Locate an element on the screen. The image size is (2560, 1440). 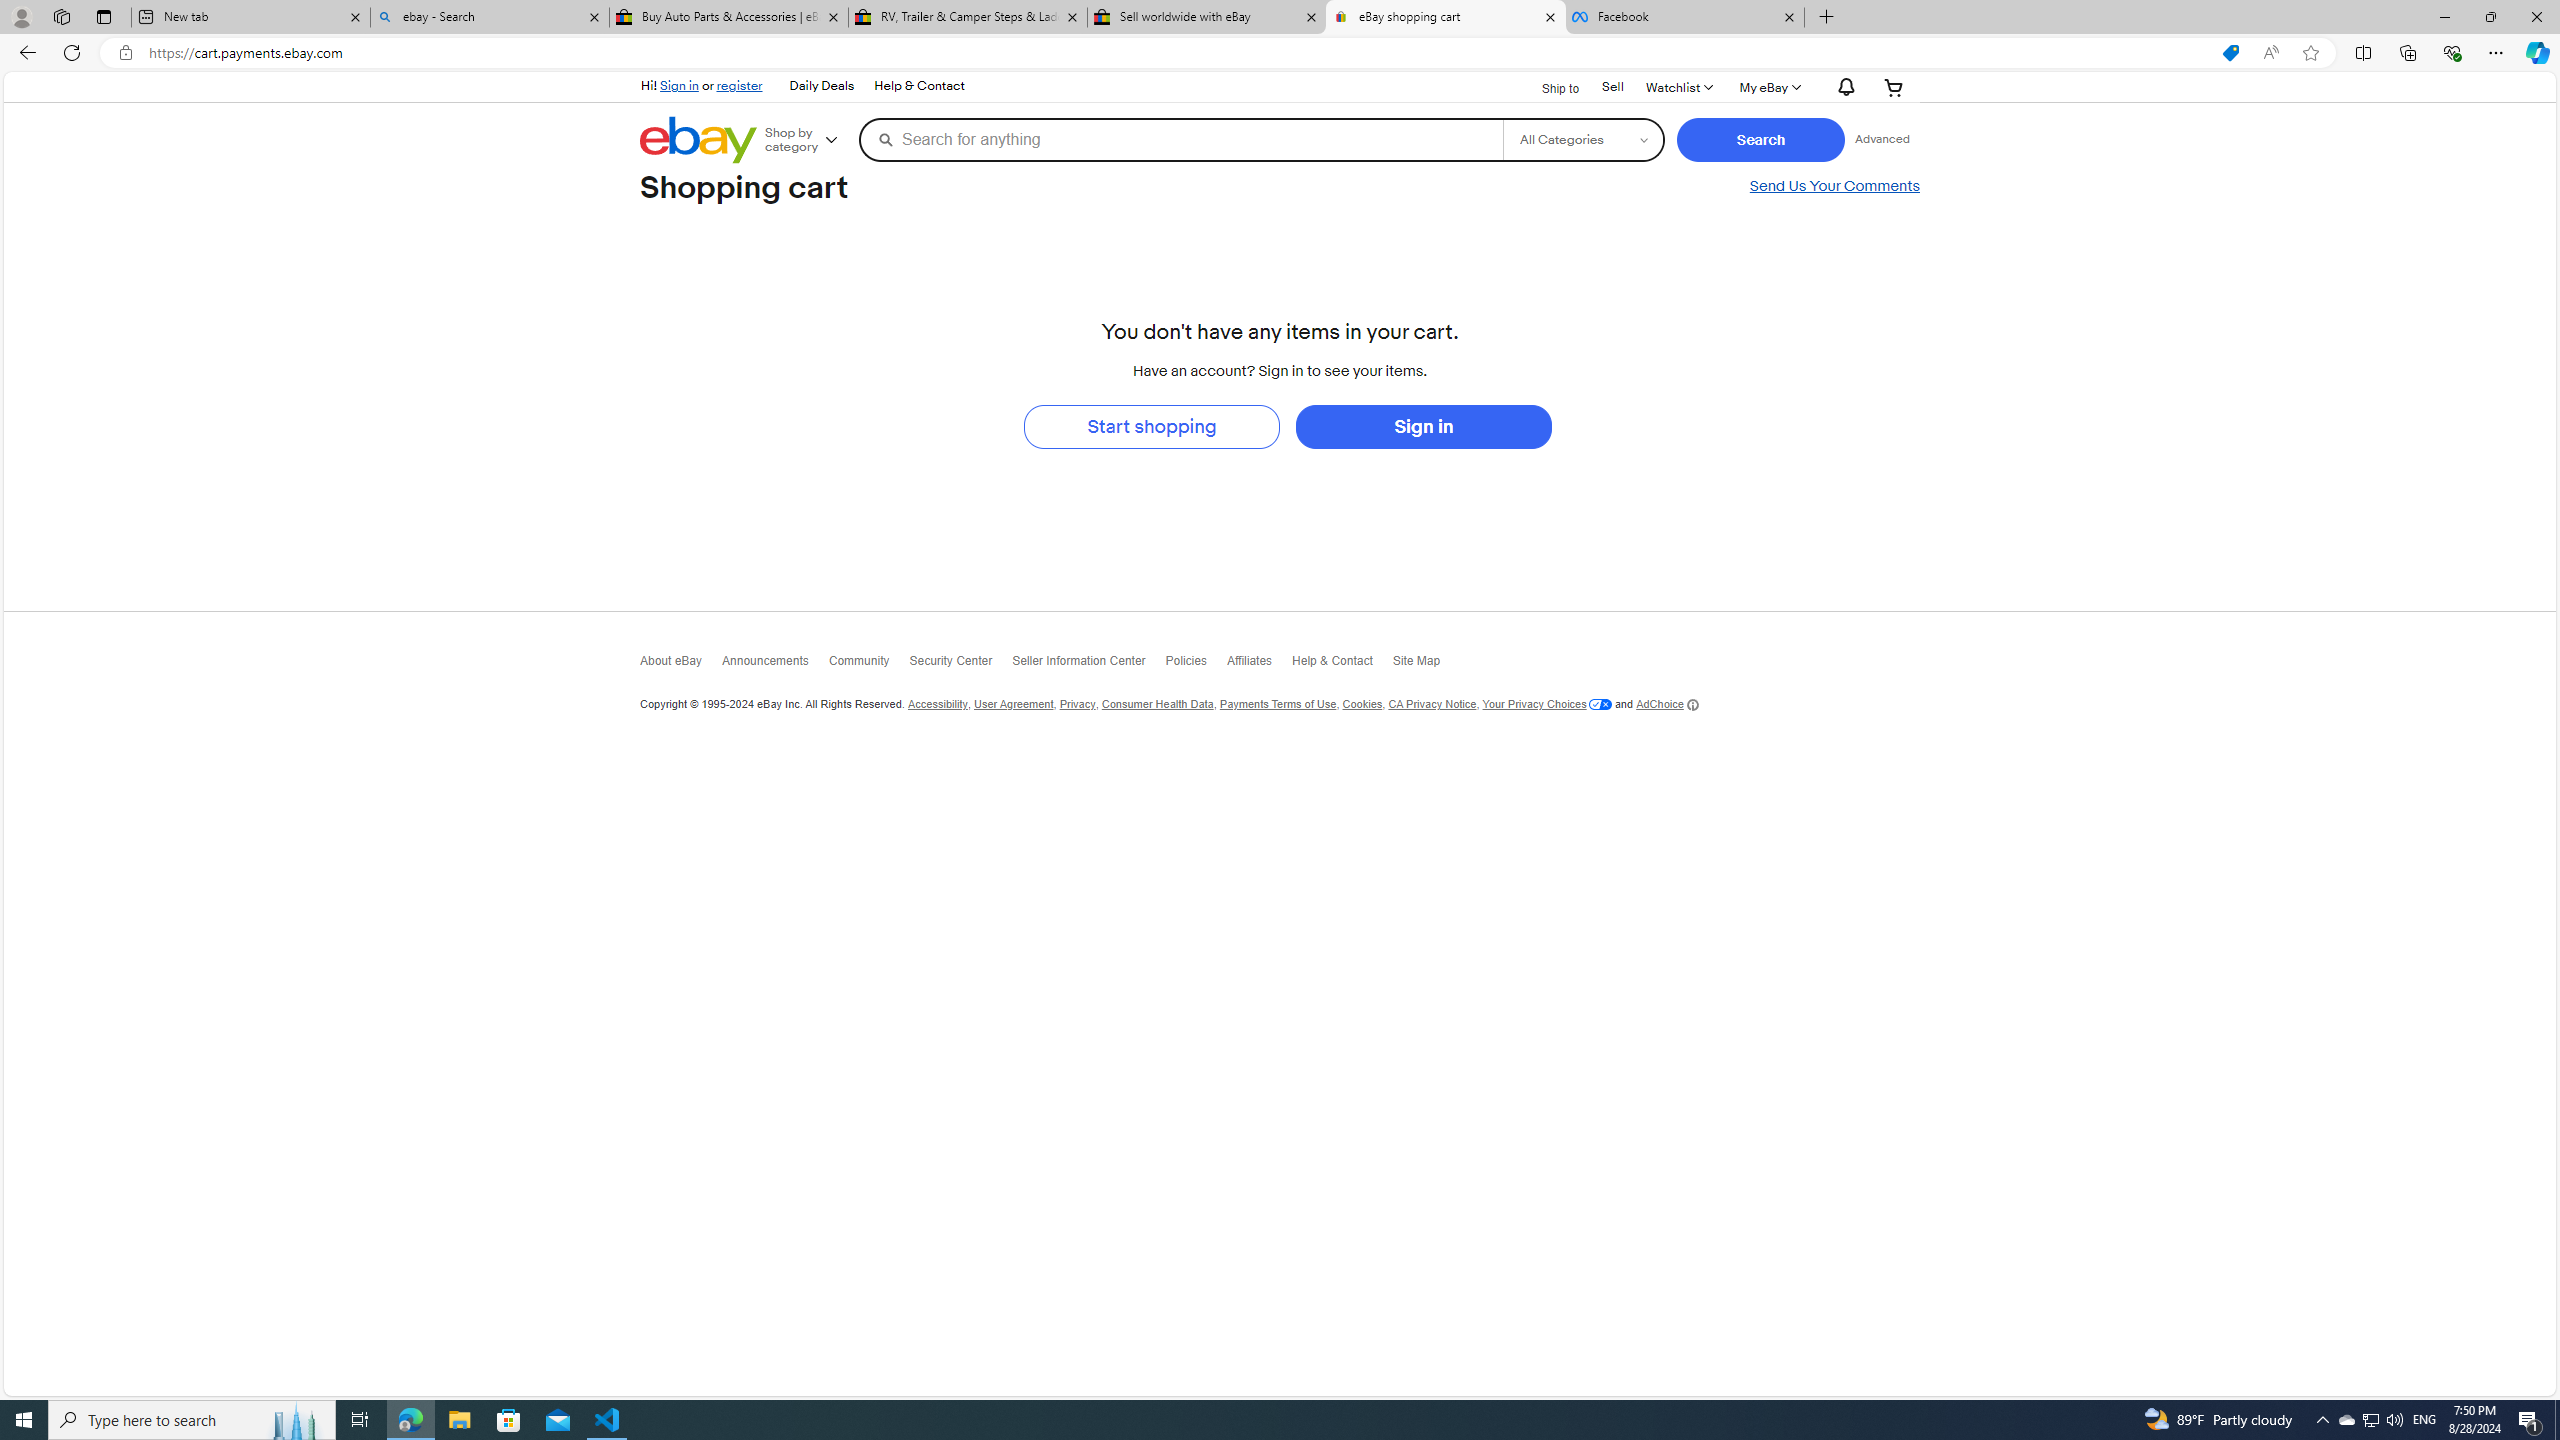
'AutomationID: gh-eb-Alerts' is located at coordinates (1842, 87).